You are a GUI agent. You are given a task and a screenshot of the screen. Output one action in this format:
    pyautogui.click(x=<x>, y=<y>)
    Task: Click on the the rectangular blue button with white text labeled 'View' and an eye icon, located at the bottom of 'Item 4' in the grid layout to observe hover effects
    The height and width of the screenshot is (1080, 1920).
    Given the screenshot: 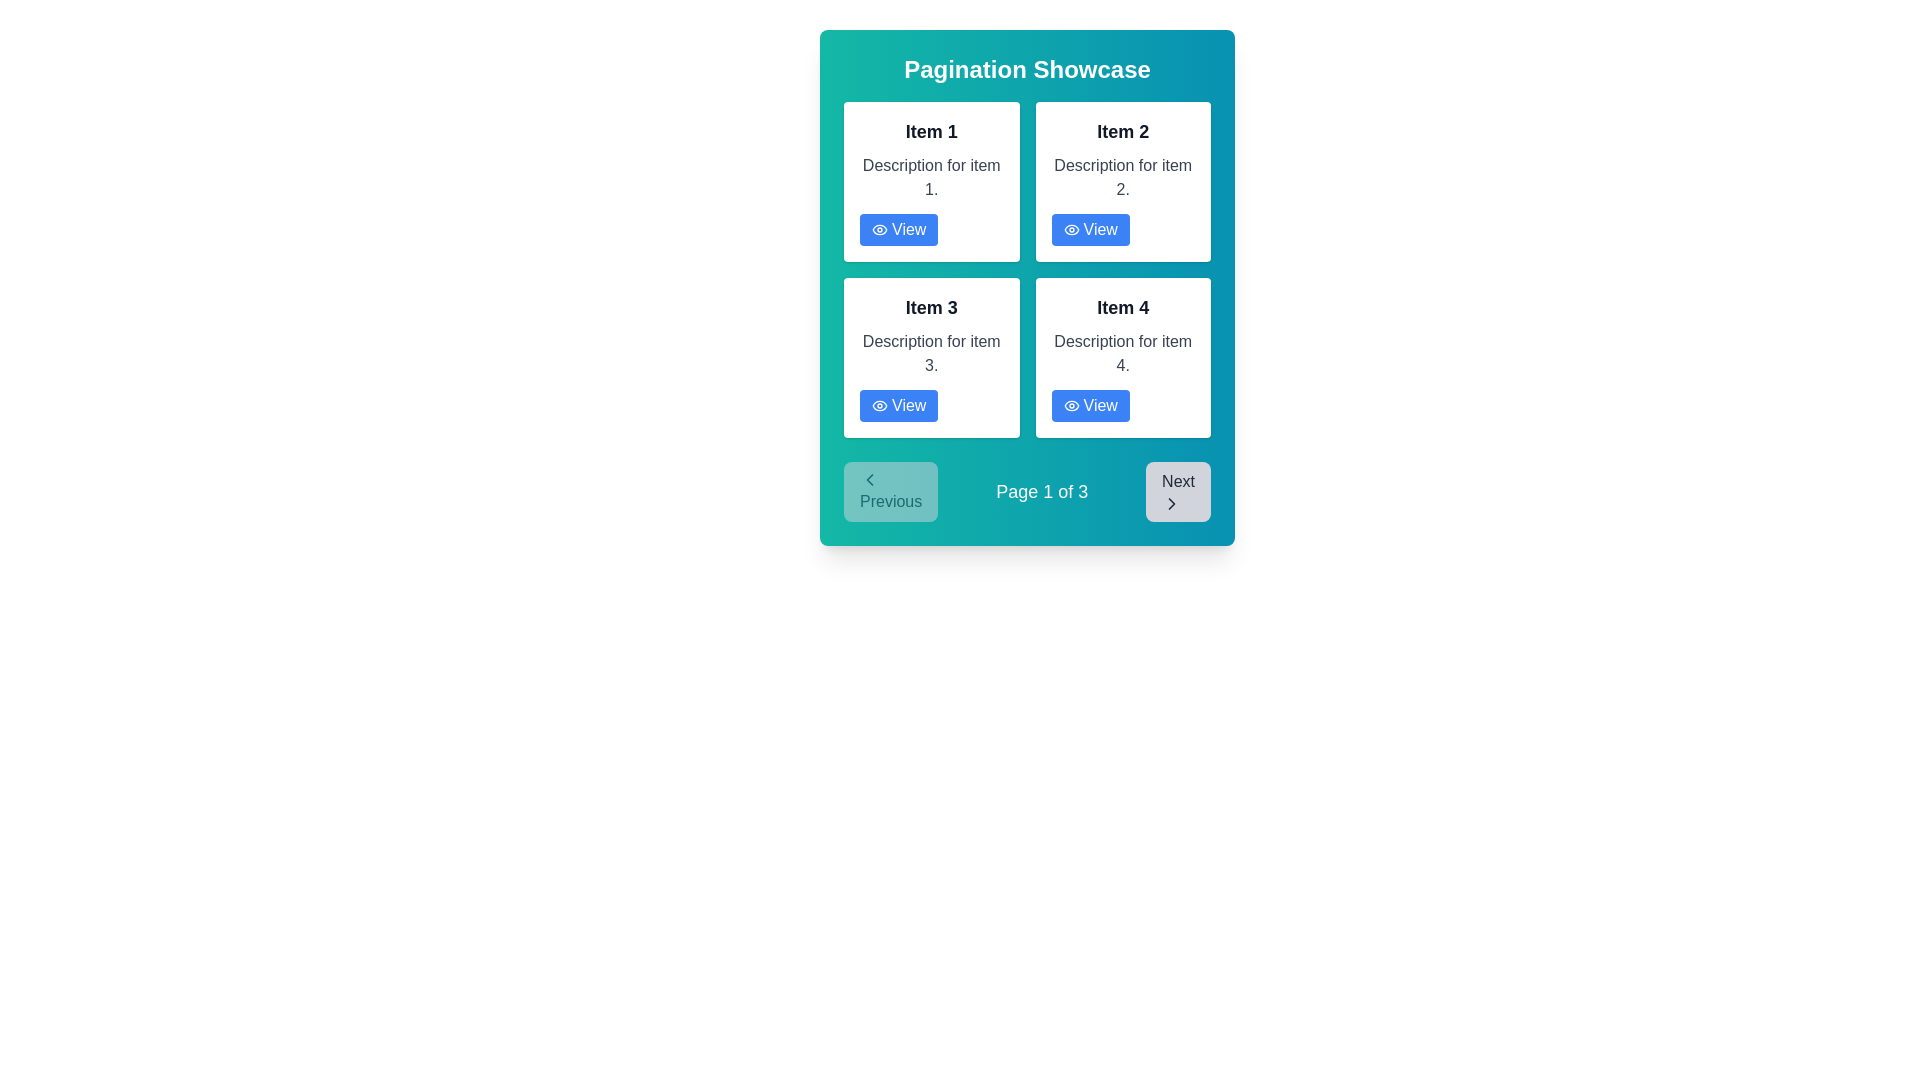 What is the action you would take?
    pyautogui.click(x=1089, y=405)
    